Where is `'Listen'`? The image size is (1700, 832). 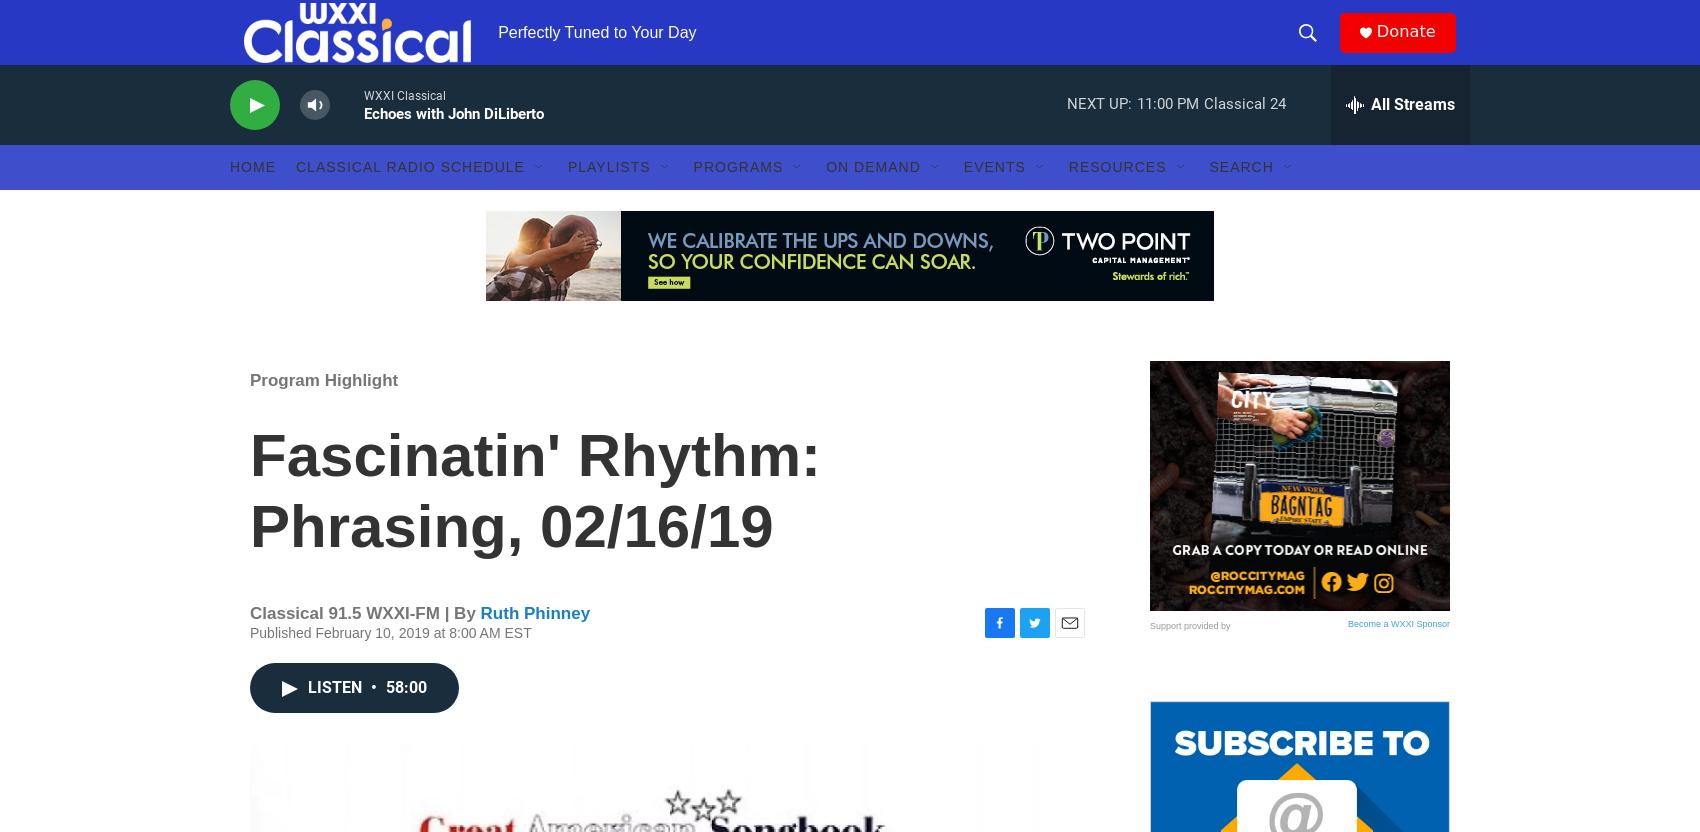
'Listen' is located at coordinates (335, 726).